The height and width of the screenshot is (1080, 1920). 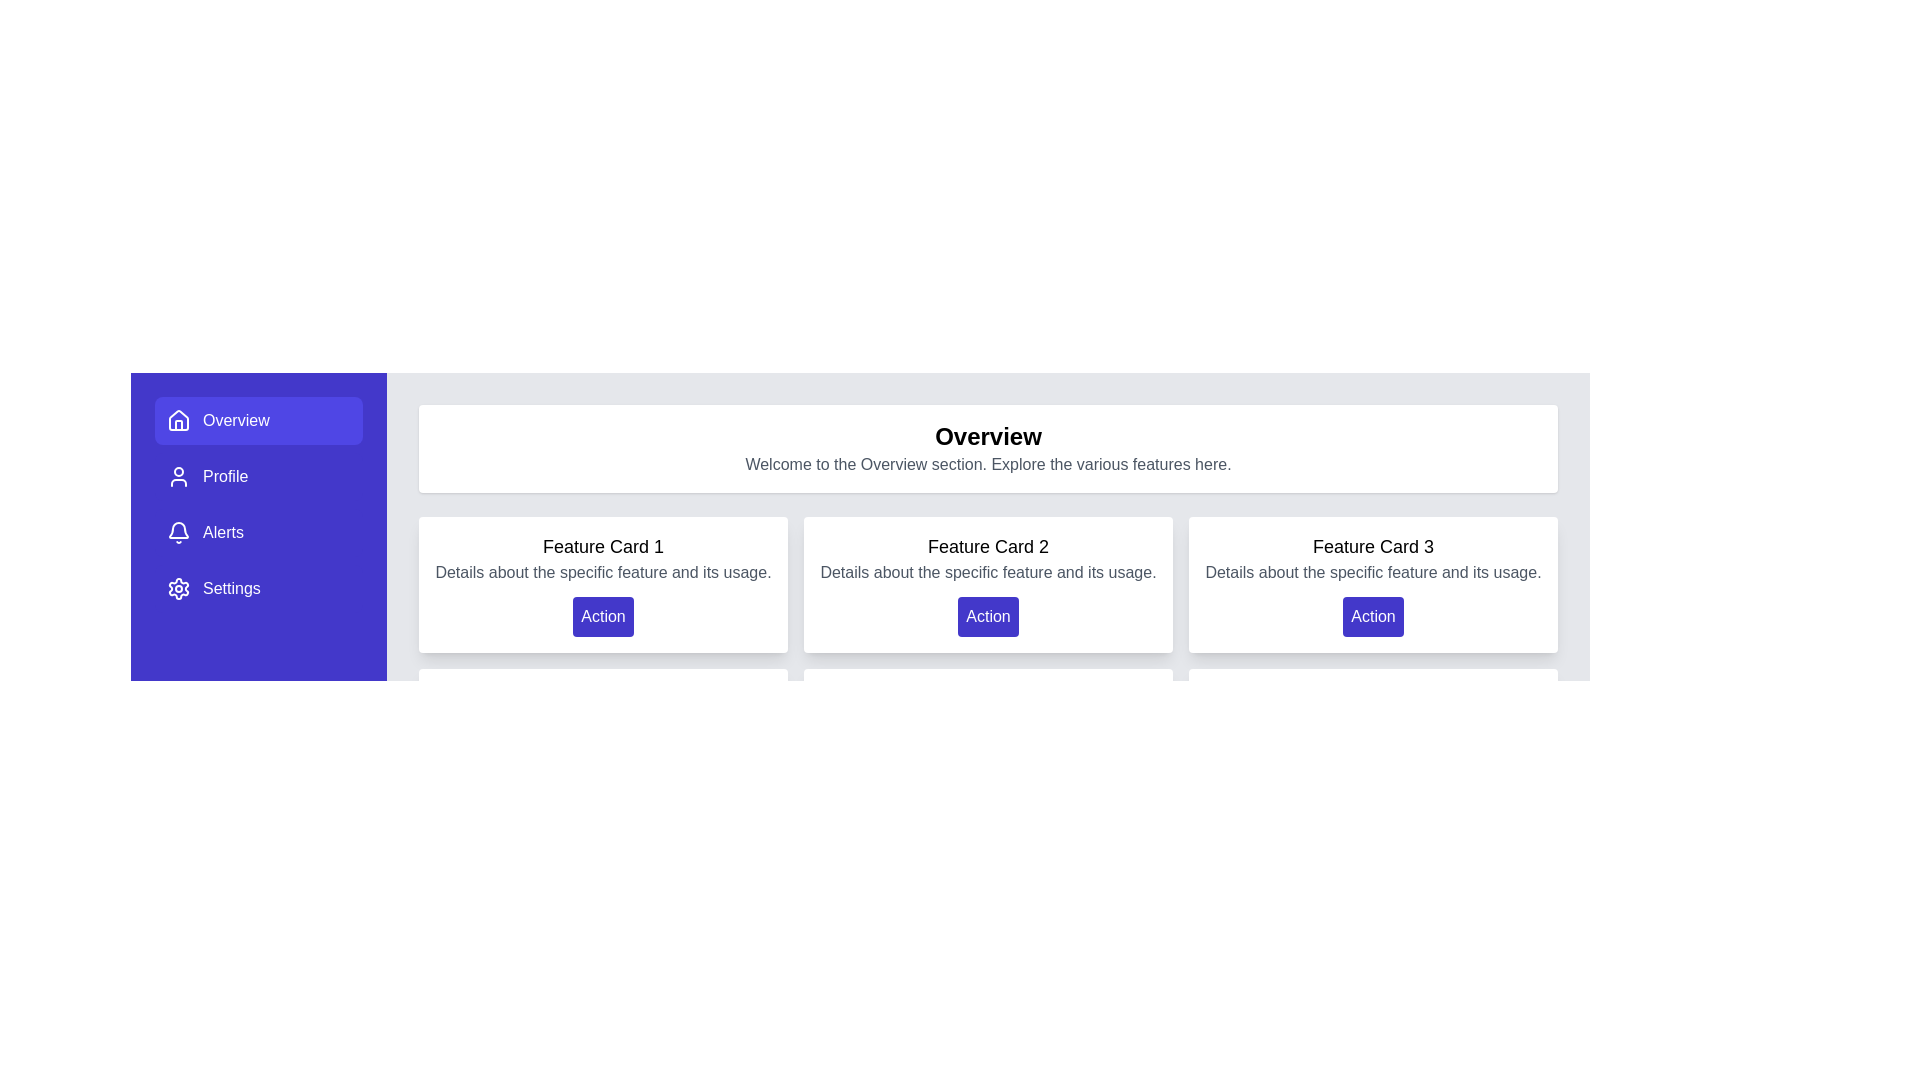 What do you see at coordinates (231, 588) in the screenshot?
I see `text of the 'Settings' label in the sidebar menu, which is the fourth item below 'Overview', 'Profile', and 'Alerts', and is located next to a gear icon` at bounding box center [231, 588].